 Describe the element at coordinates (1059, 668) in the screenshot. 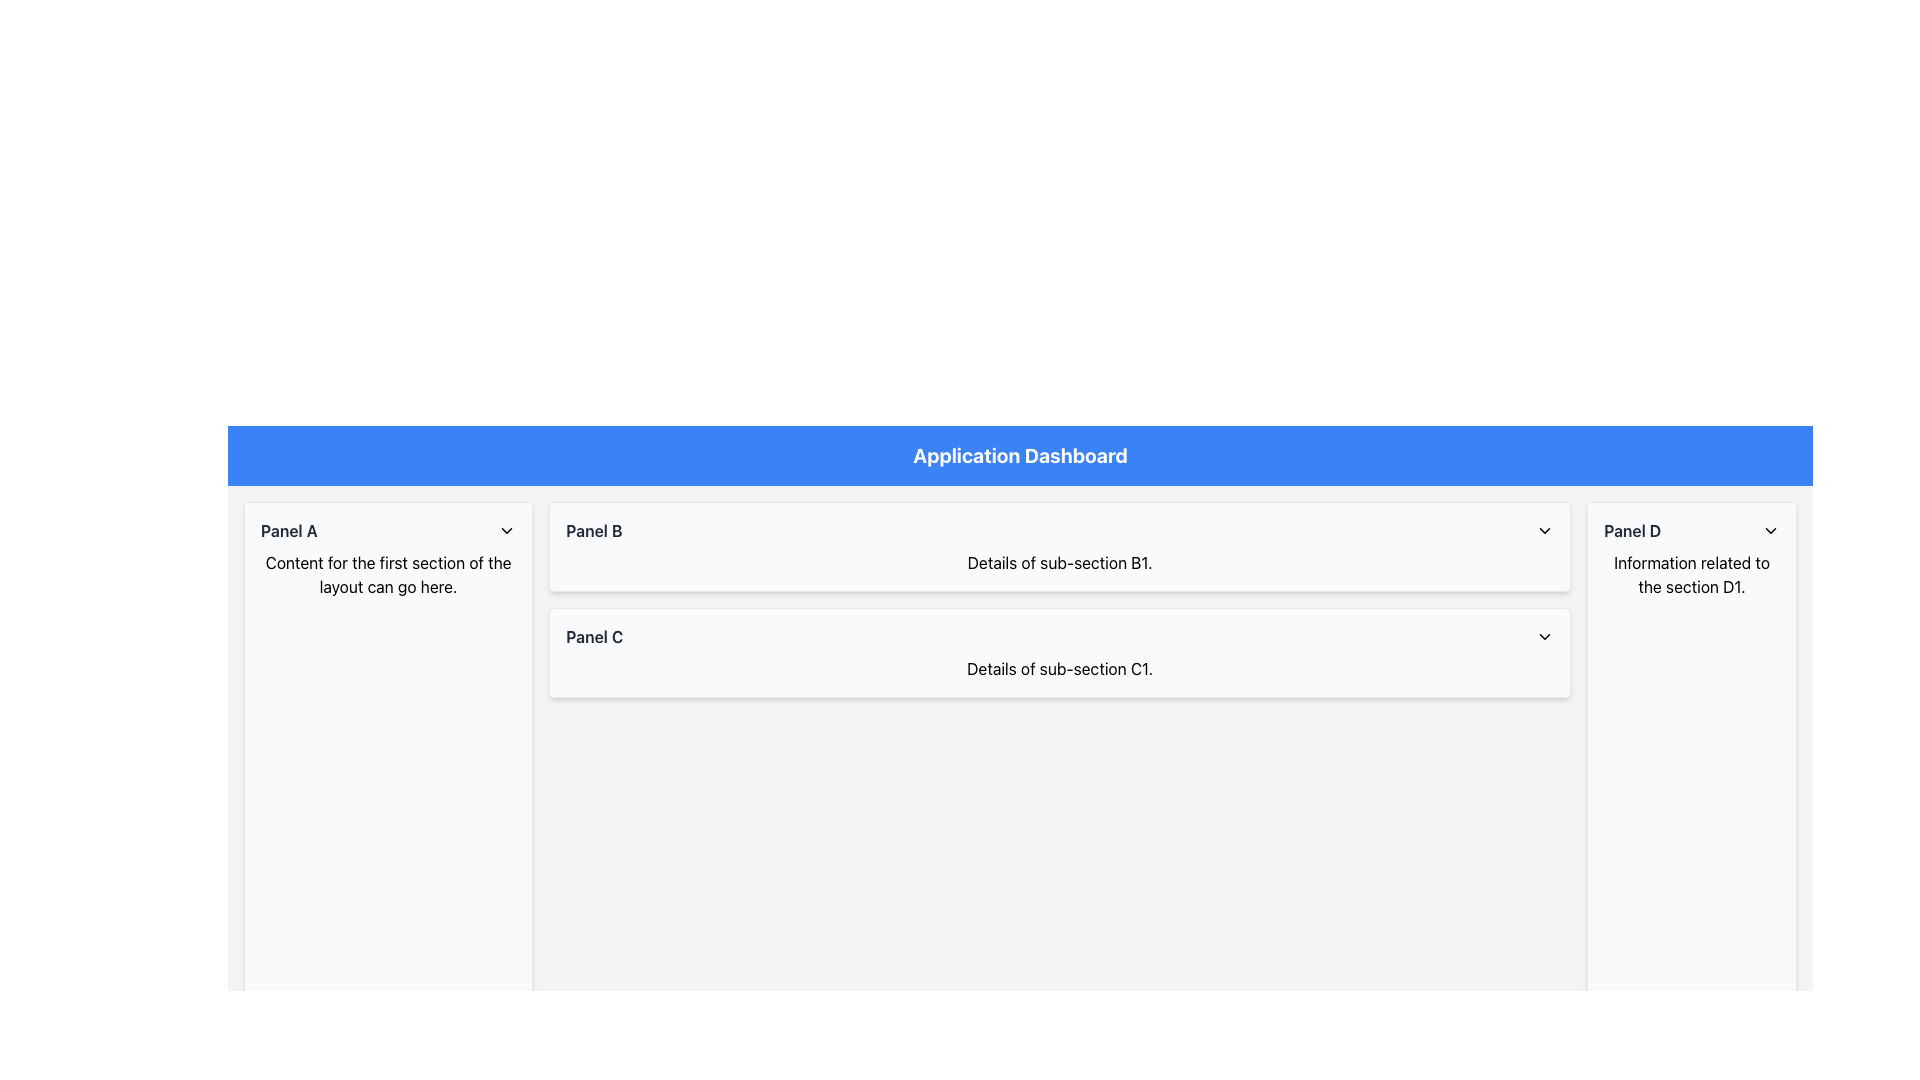

I see `text label providing information for sub-section C1, positioned below the 'Panel C' heading` at that location.